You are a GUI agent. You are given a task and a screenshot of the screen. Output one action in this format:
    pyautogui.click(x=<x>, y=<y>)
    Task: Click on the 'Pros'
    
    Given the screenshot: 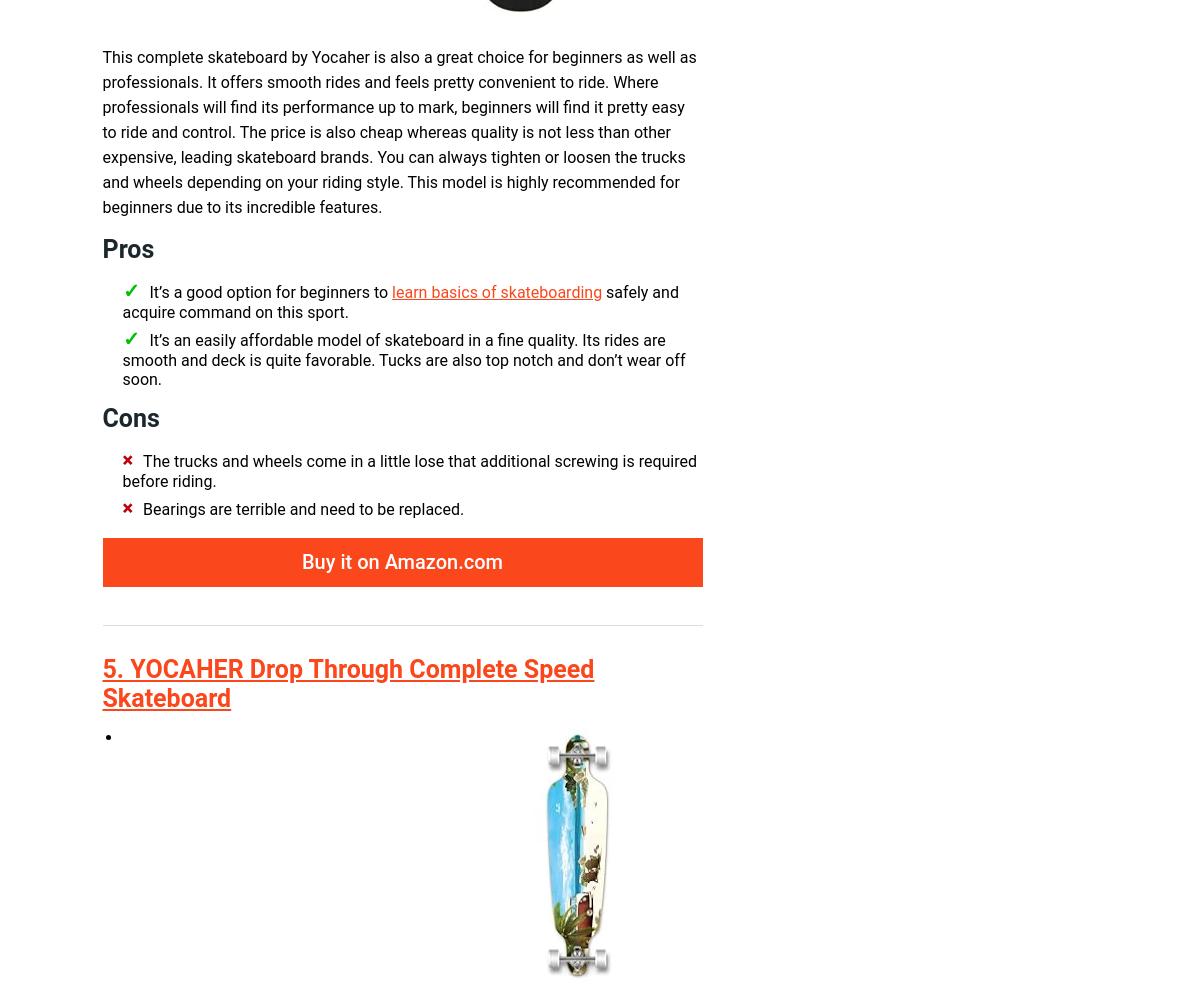 What is the action you would take?
    pyautogui.click(x=128, y=249)
    